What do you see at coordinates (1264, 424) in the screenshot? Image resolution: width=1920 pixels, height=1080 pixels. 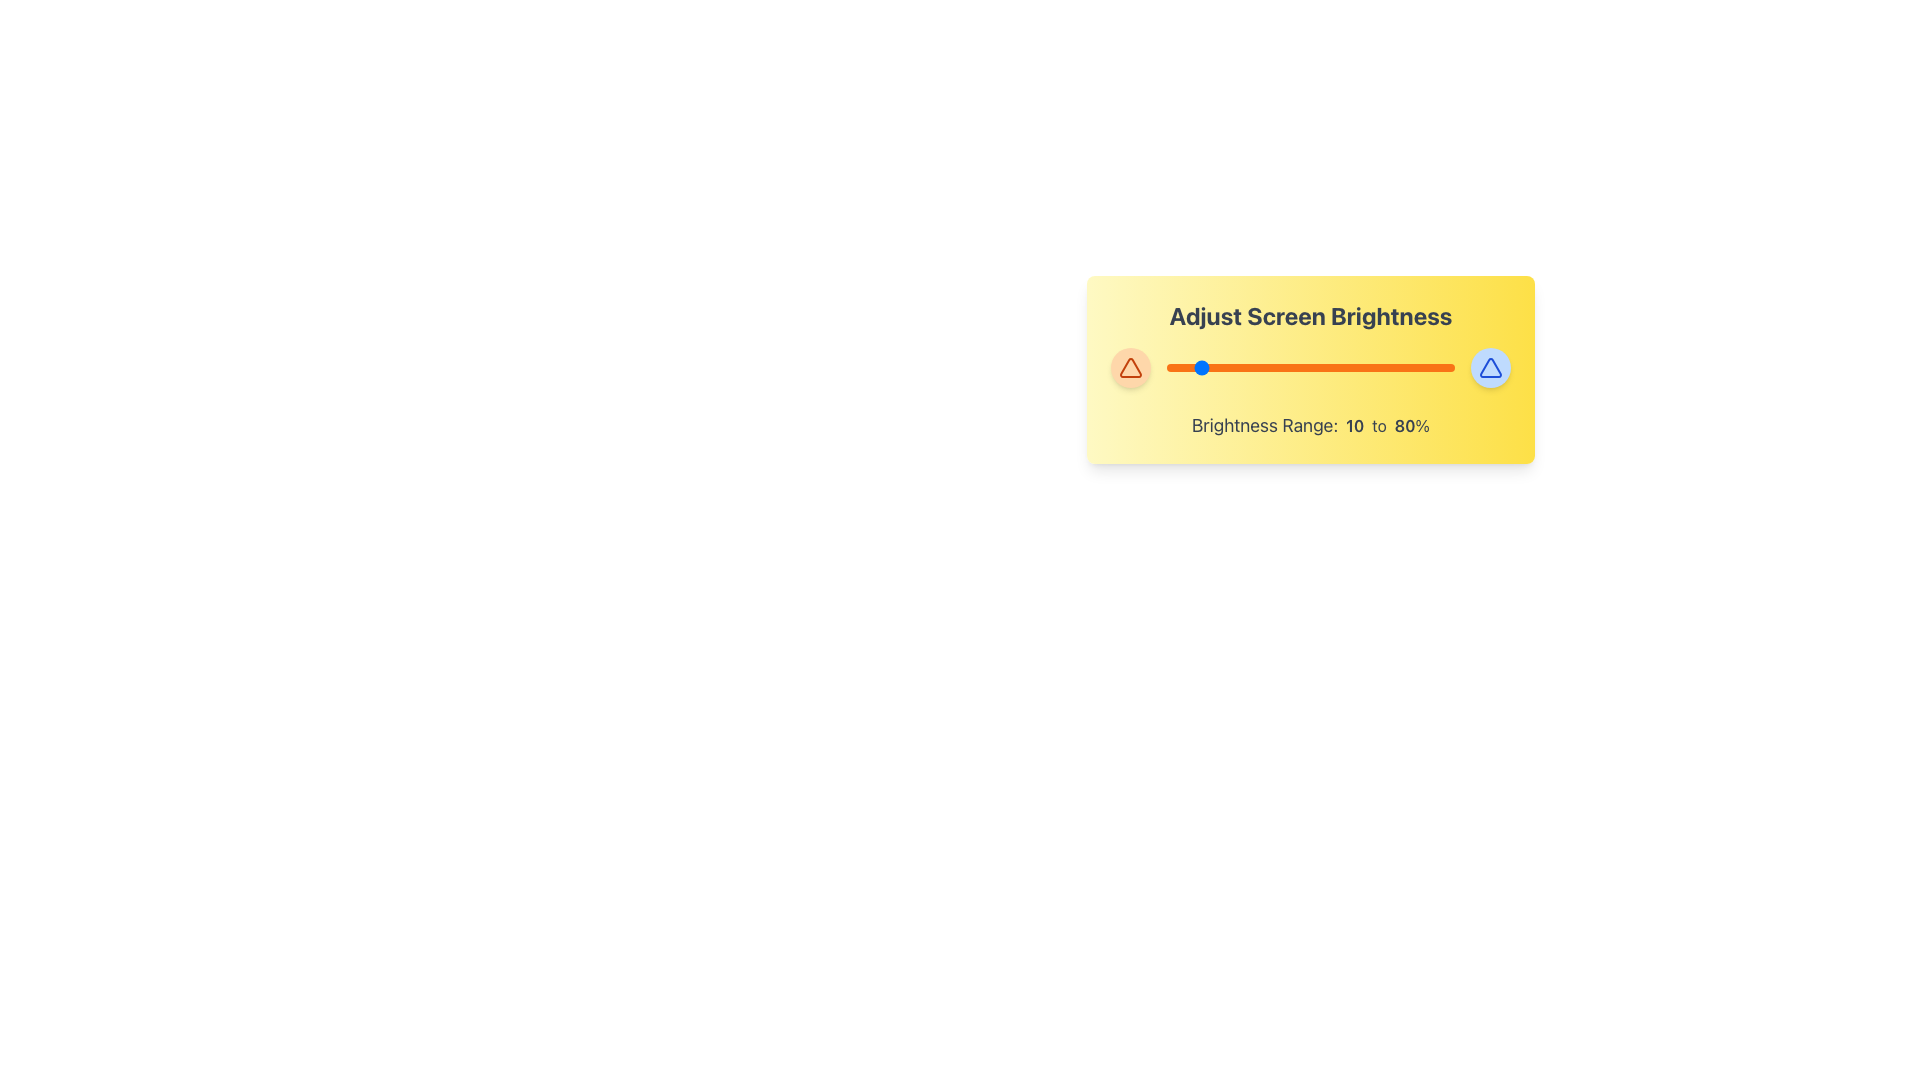 I see `the static text element that reads 'Brightness Range:' styled with a large and bold font, located on the bottom portion of the brightness adjustment interface and situated in a light yellow background panel` at bounding box center [1264, 424].